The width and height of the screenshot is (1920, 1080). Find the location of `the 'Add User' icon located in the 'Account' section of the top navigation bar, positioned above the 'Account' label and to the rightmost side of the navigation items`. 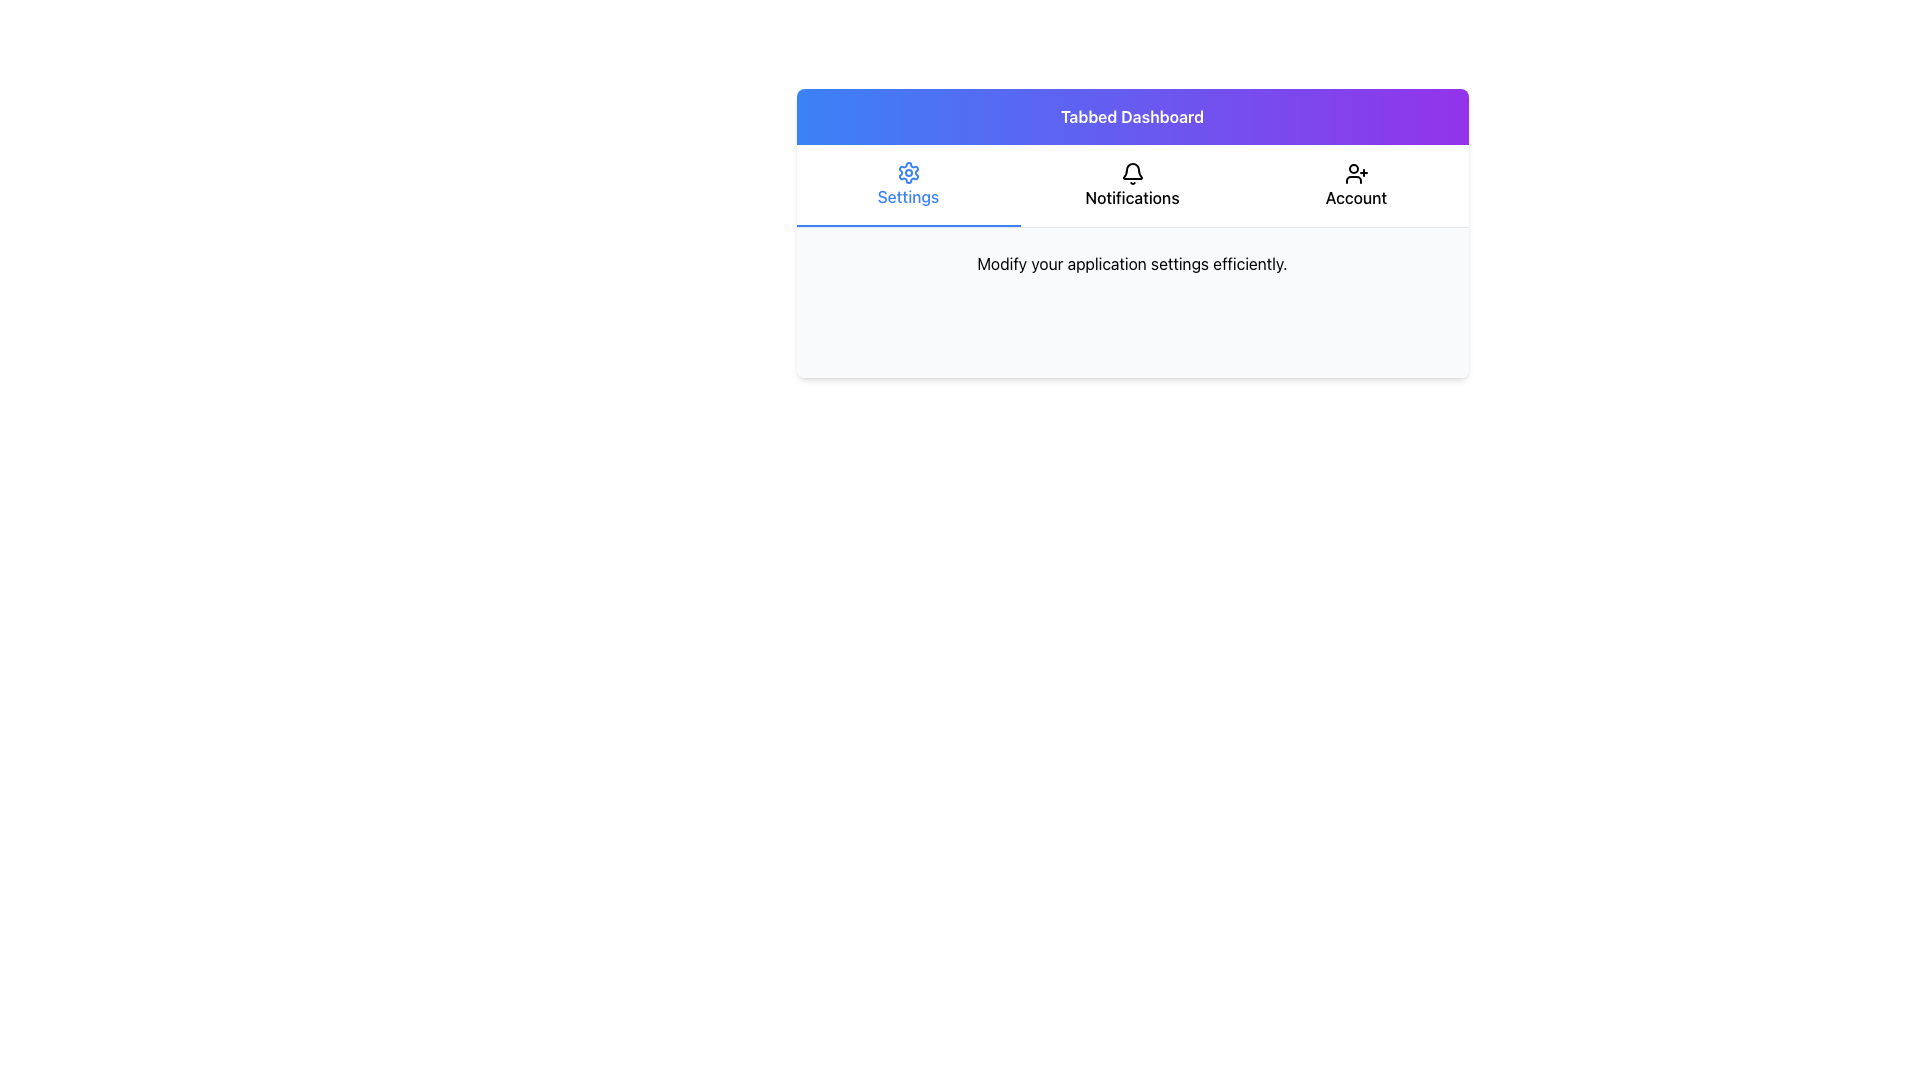

the 'Add User' icon located in the 'Account' section of the top navigation bar, positioned above the 'Account' label and to the rightmost side of the navigation items is located at coordinates (1356, 172).